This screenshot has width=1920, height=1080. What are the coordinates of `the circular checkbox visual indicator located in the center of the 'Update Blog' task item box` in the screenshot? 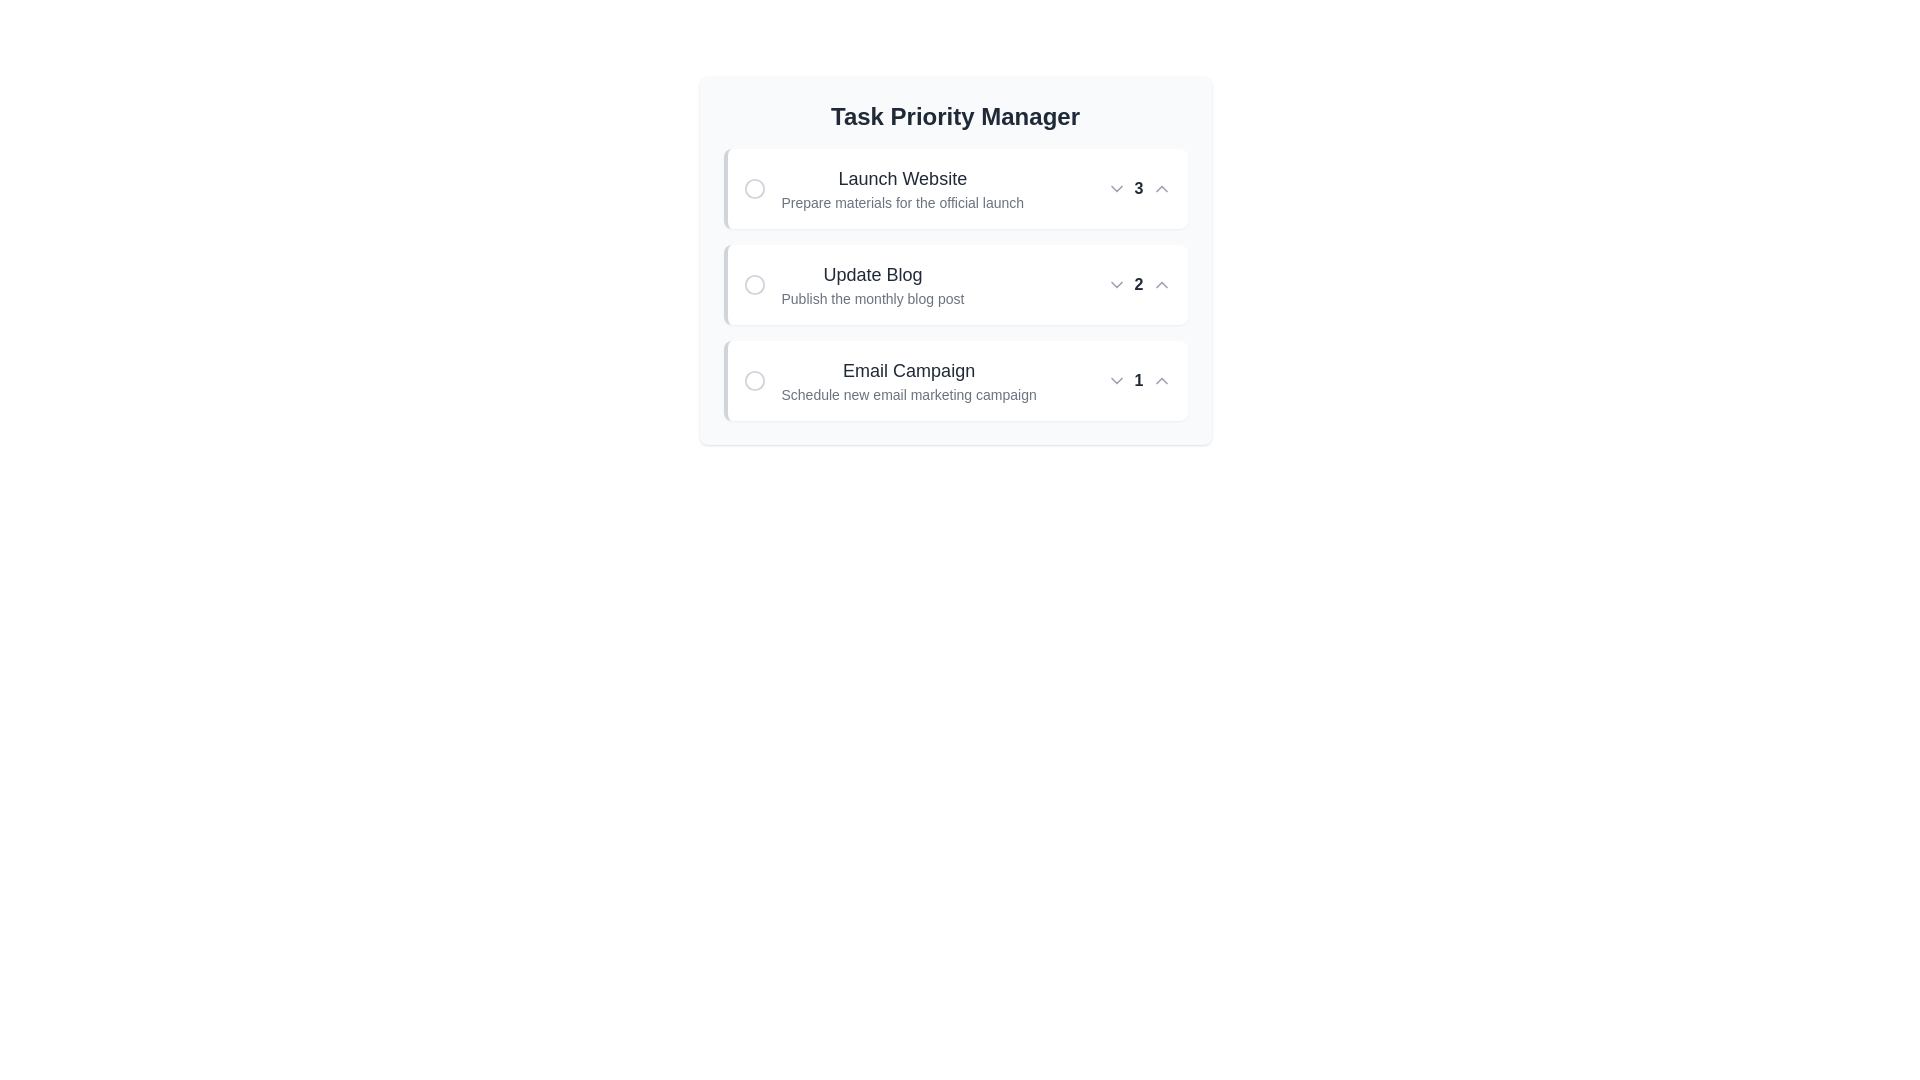 It's located at (753, 285).